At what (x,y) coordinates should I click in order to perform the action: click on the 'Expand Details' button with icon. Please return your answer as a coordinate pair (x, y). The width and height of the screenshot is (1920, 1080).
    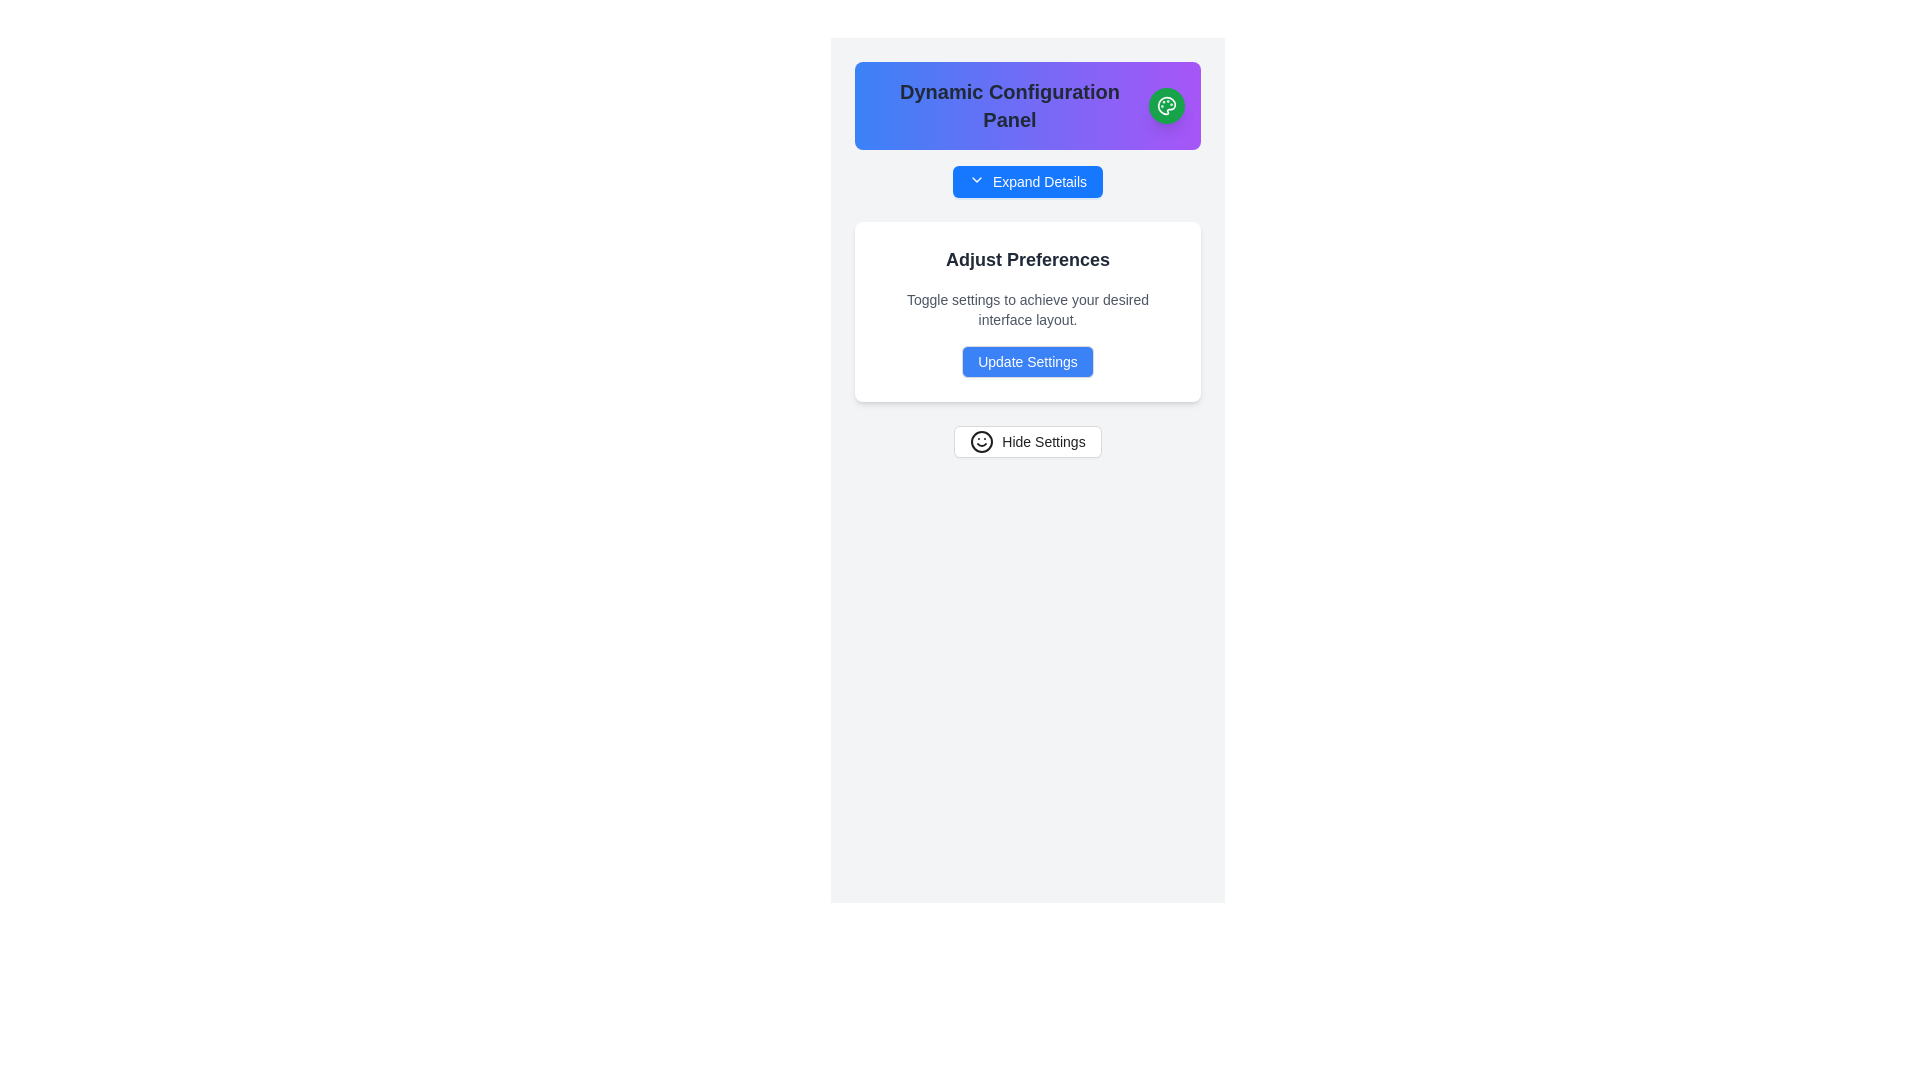
    Looking at the image, I should click on (976, 181).